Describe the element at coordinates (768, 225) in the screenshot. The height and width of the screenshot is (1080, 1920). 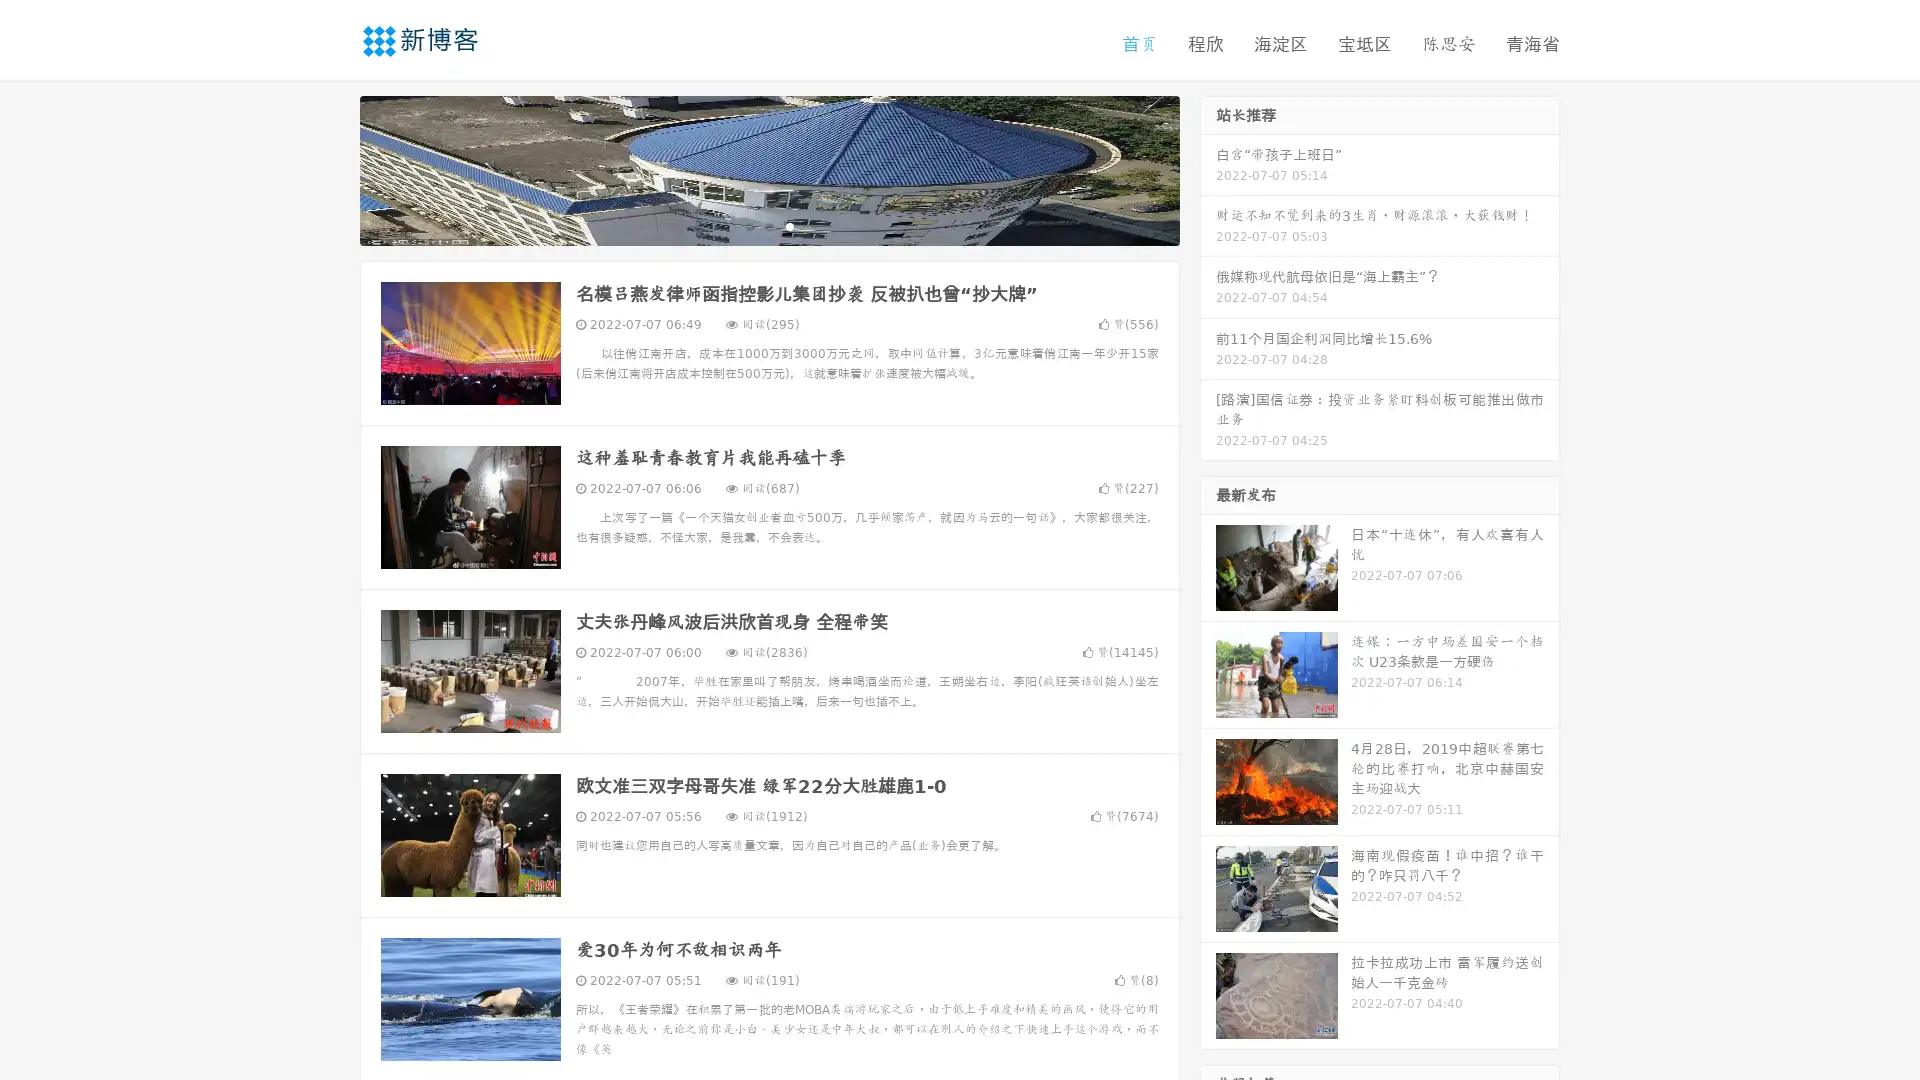
I see `Go to slide 2` at that location.